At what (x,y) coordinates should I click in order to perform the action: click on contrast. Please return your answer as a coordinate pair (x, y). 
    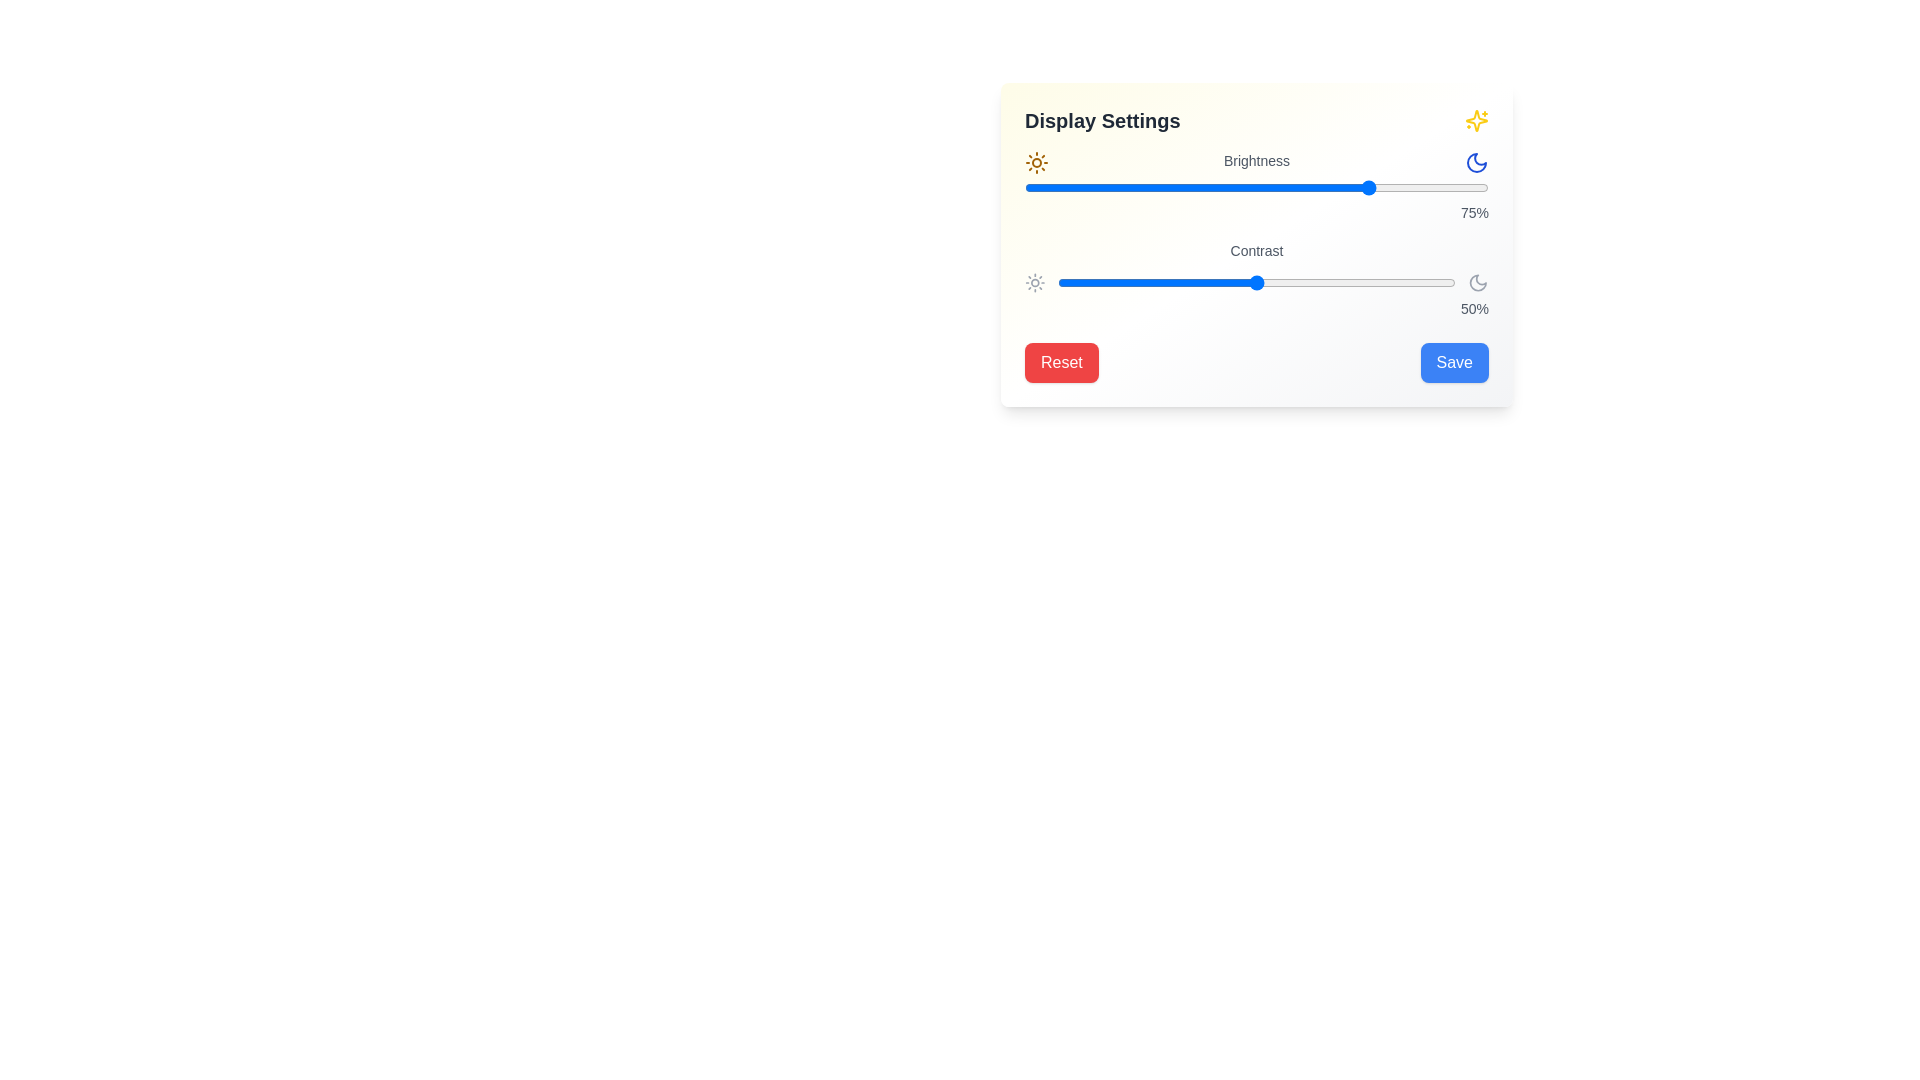
    Looking at the image, I should click on (1360, 282).